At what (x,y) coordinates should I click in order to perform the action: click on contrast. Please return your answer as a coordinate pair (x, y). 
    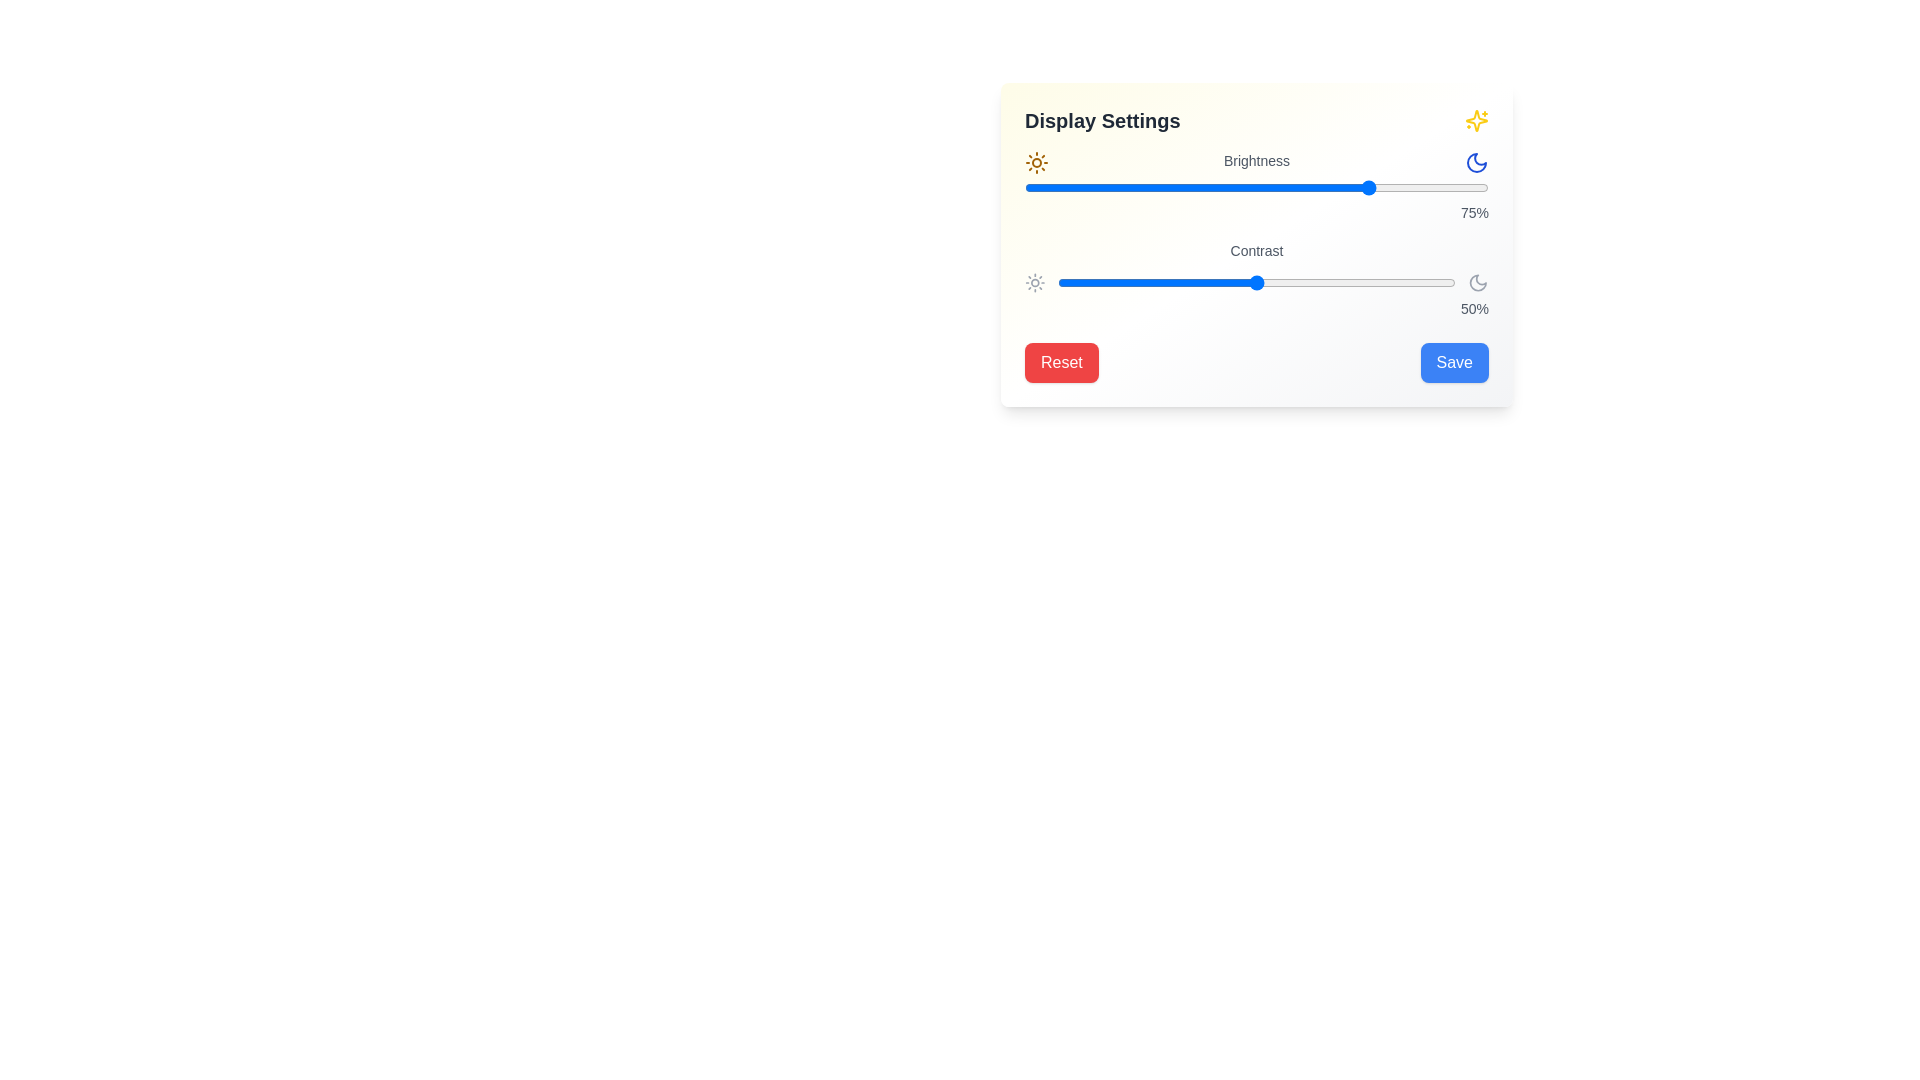
    Looking at the image, I should click on (1360, 282).